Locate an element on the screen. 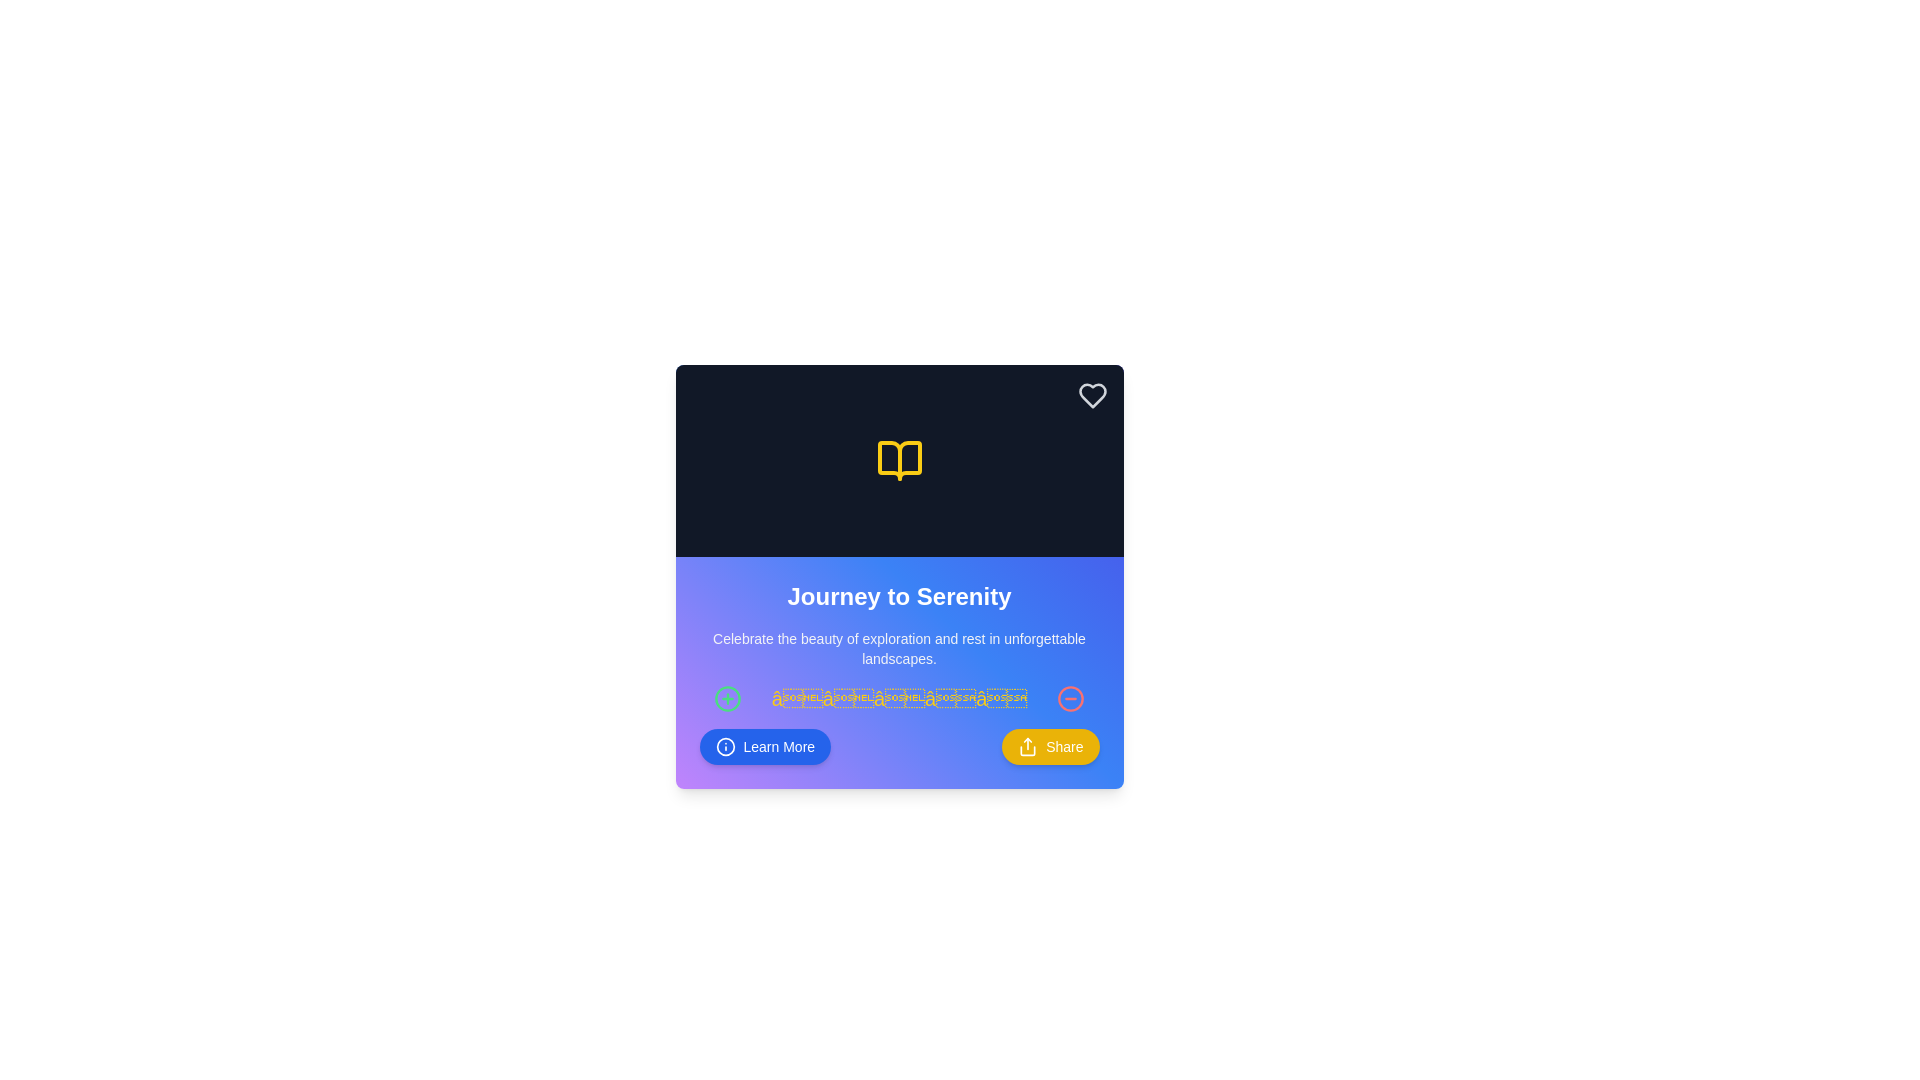 The width and height of the screenshot is (1920, 1080). the blue button with rounded corners that has an 'i' icon and 'Learn More' text is located at coordinates (764, 747).